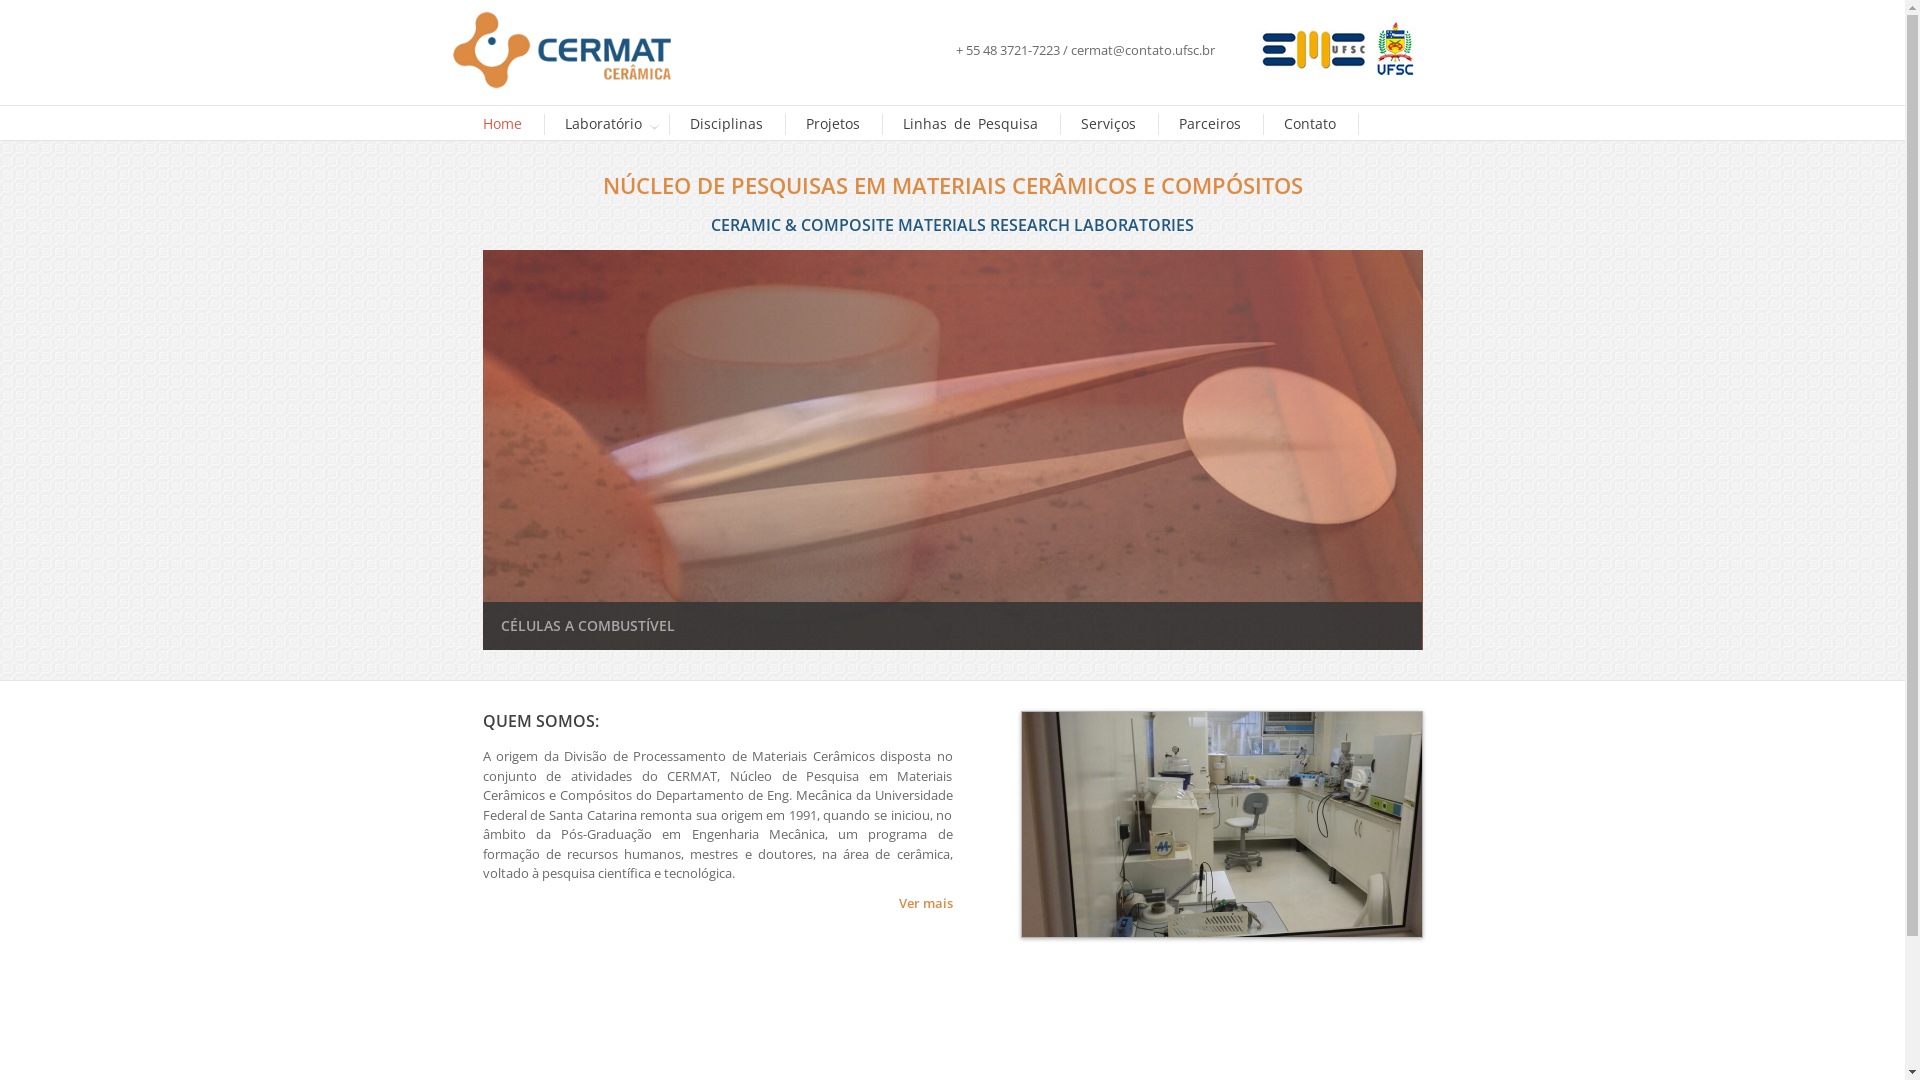  What do you see at coordinates (481, 123) in the screenshot?
I see `'Home'` at bounding box center [481, 123].